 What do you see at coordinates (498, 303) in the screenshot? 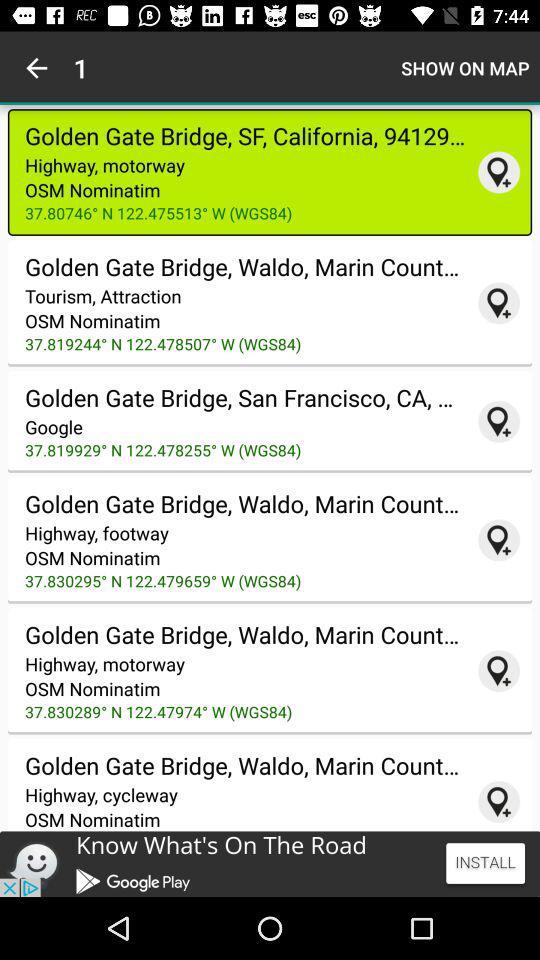
I see `tag this location` at bounding box center [498, 303].